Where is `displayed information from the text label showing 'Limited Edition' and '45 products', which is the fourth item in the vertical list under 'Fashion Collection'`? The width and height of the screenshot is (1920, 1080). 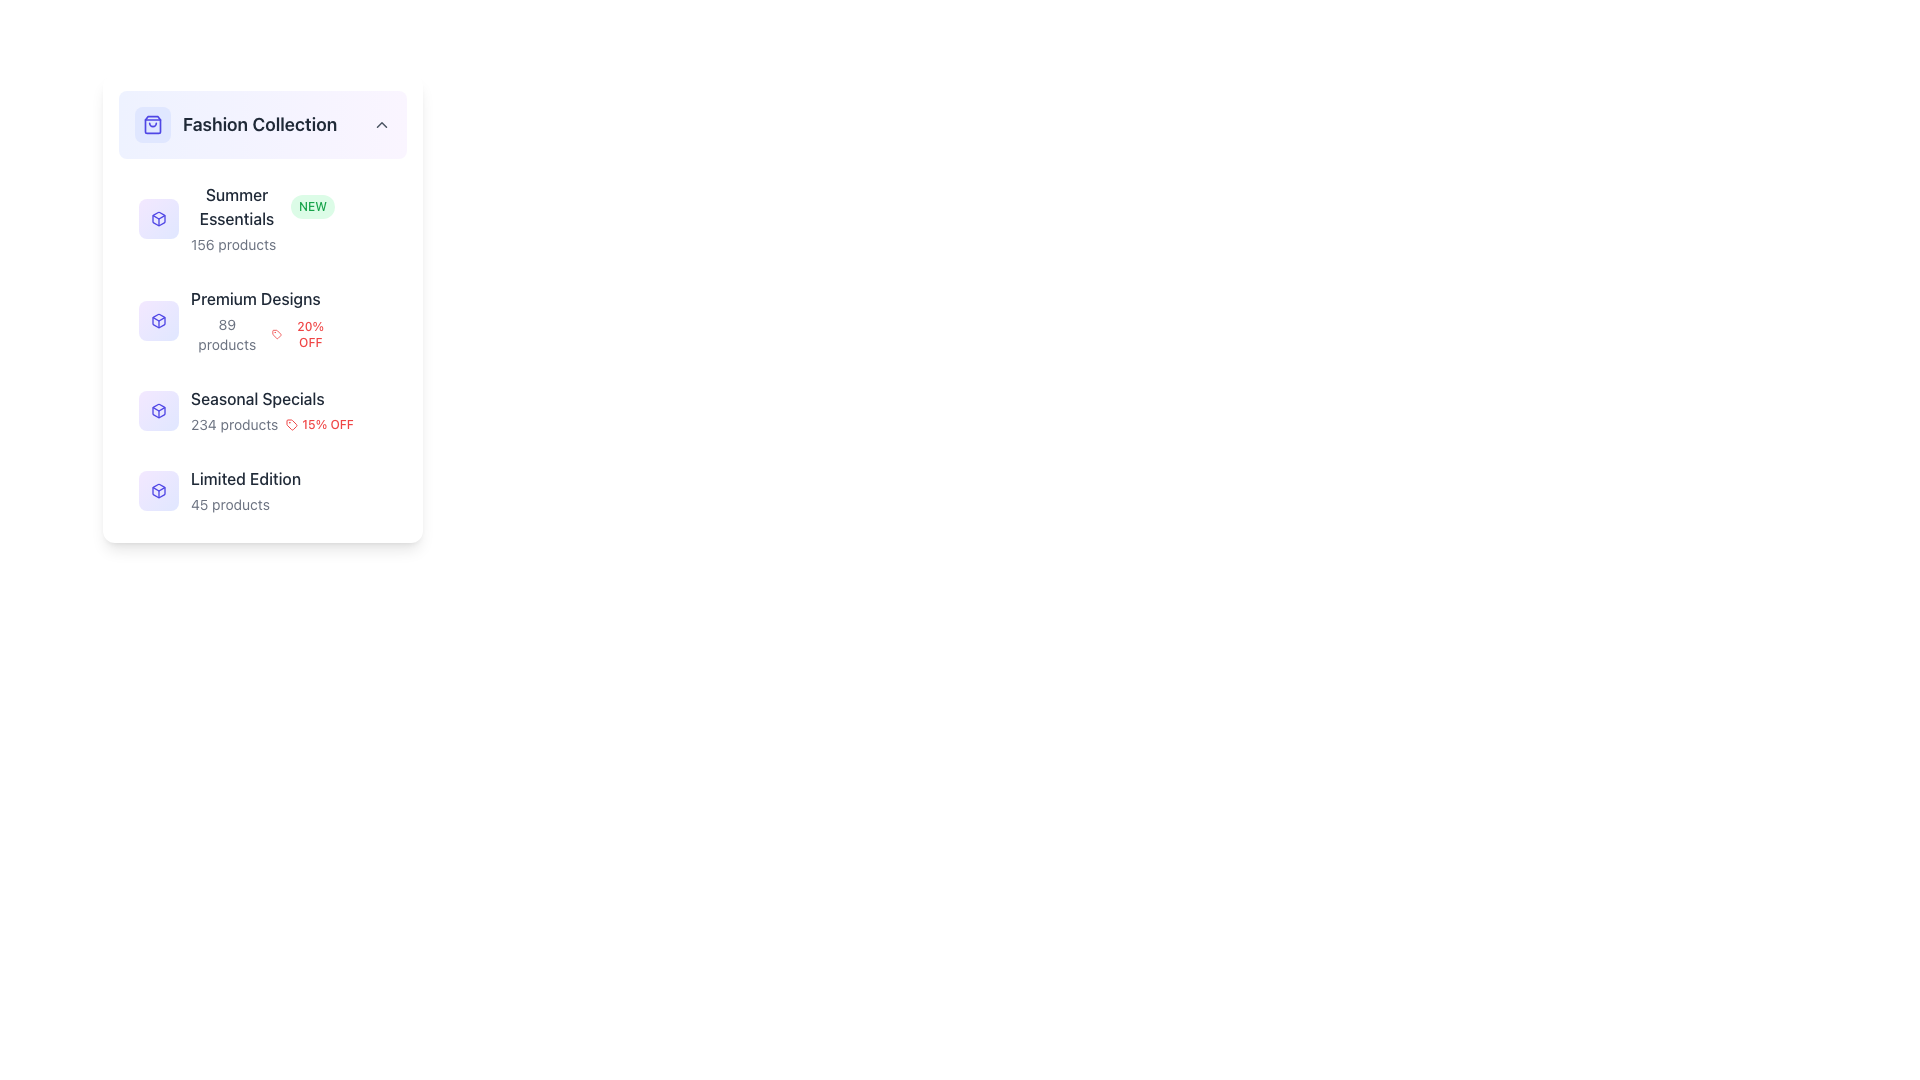 displayed information from the text label showing 'Limited Edition' and '45 products', which is the fourth item in the vertical list under 'Fashion Collection' is located at coordinates (262, 490).